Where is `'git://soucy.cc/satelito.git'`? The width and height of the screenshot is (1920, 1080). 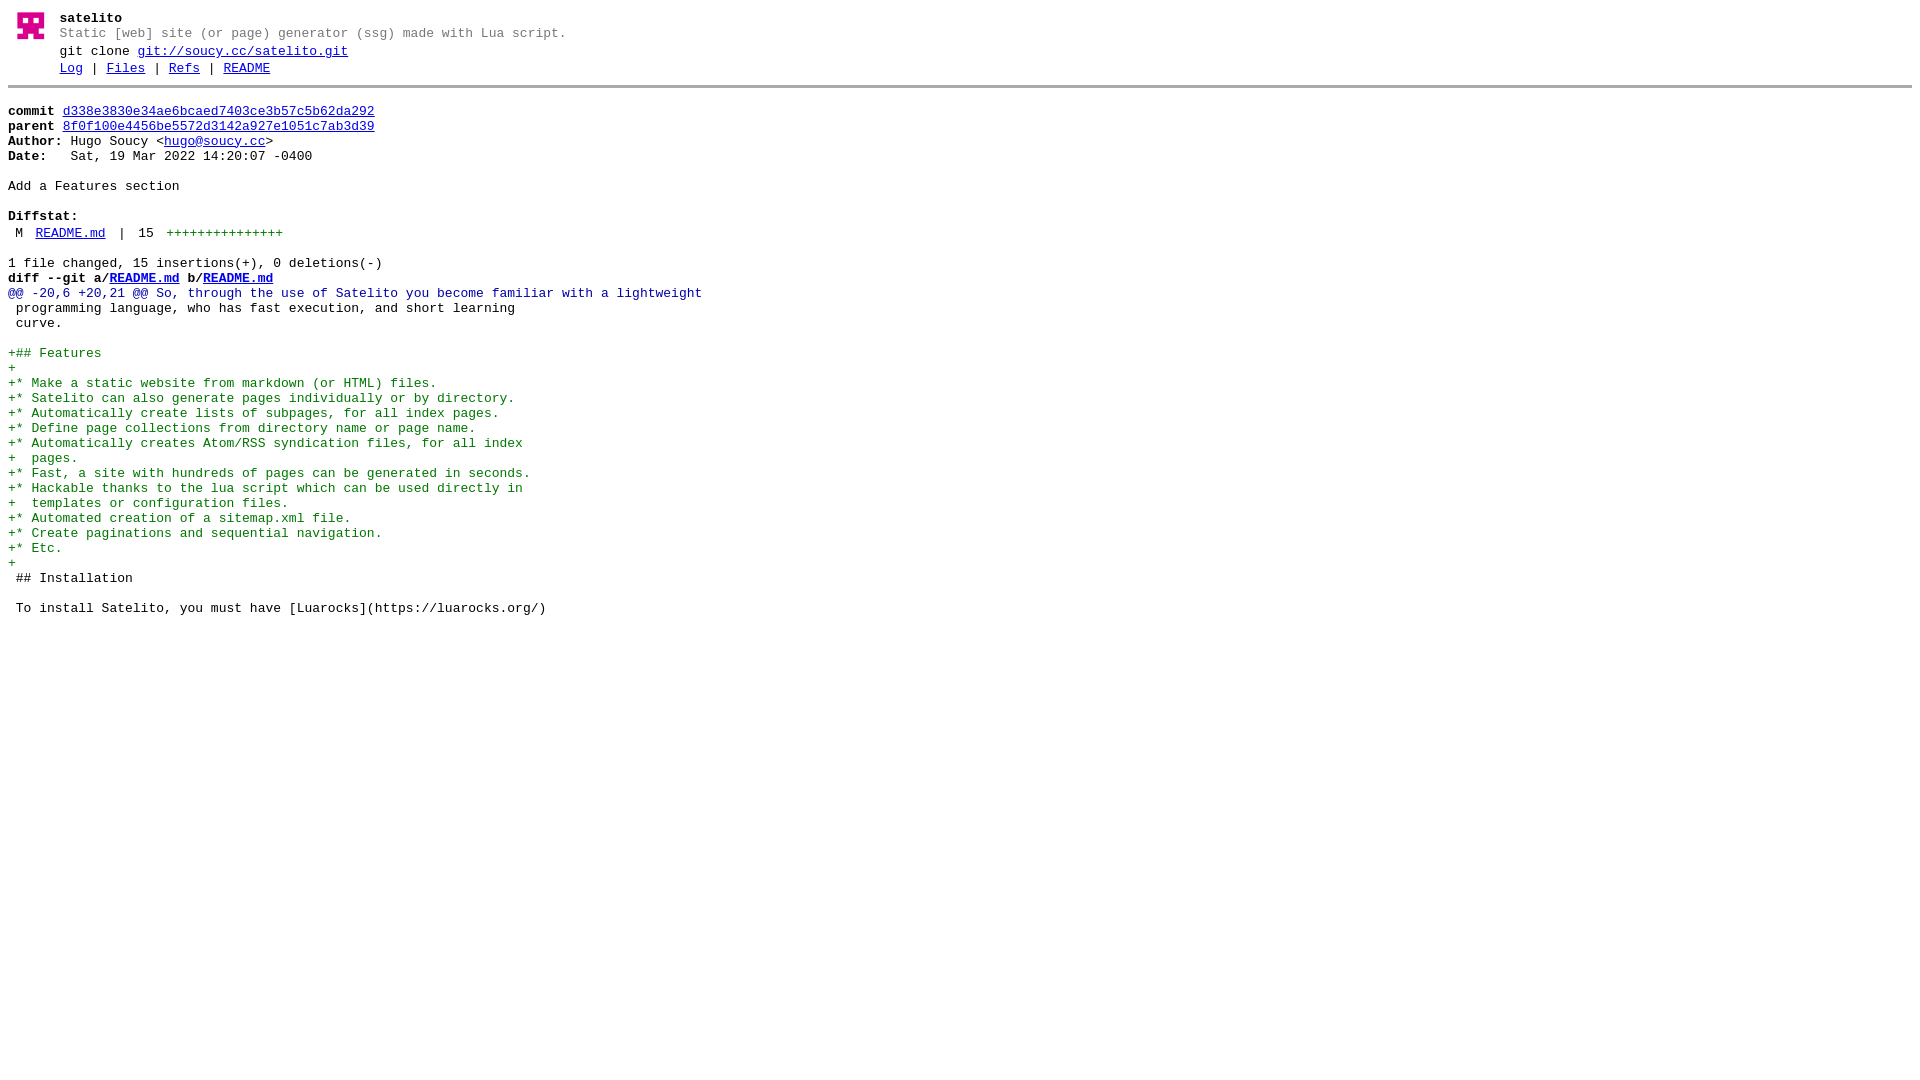 'git://soucy.cc/satelito.git' is located at coordinates (242, 50).